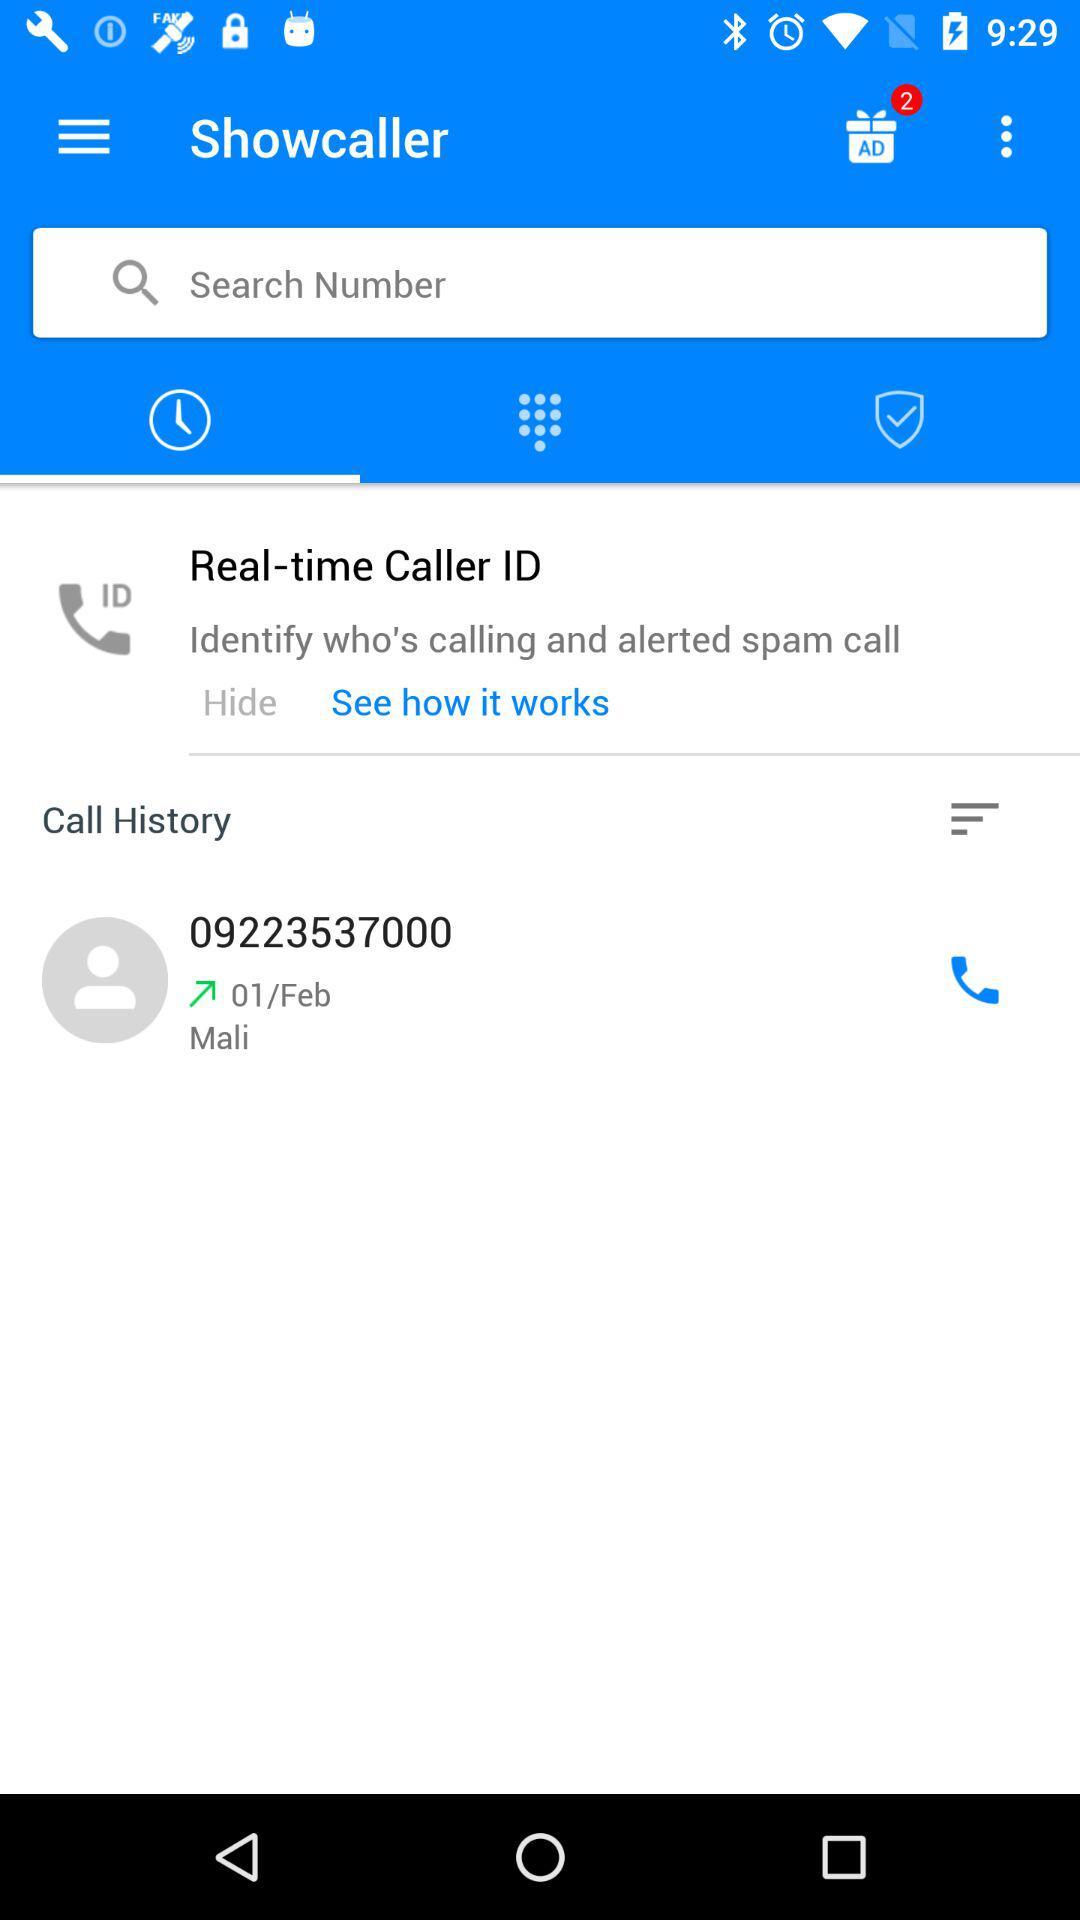 This screenshot has height=1920, width=1080. Describe the element at coordinates (898, 419) in the screenshot. I see `show blocklist` at that location.